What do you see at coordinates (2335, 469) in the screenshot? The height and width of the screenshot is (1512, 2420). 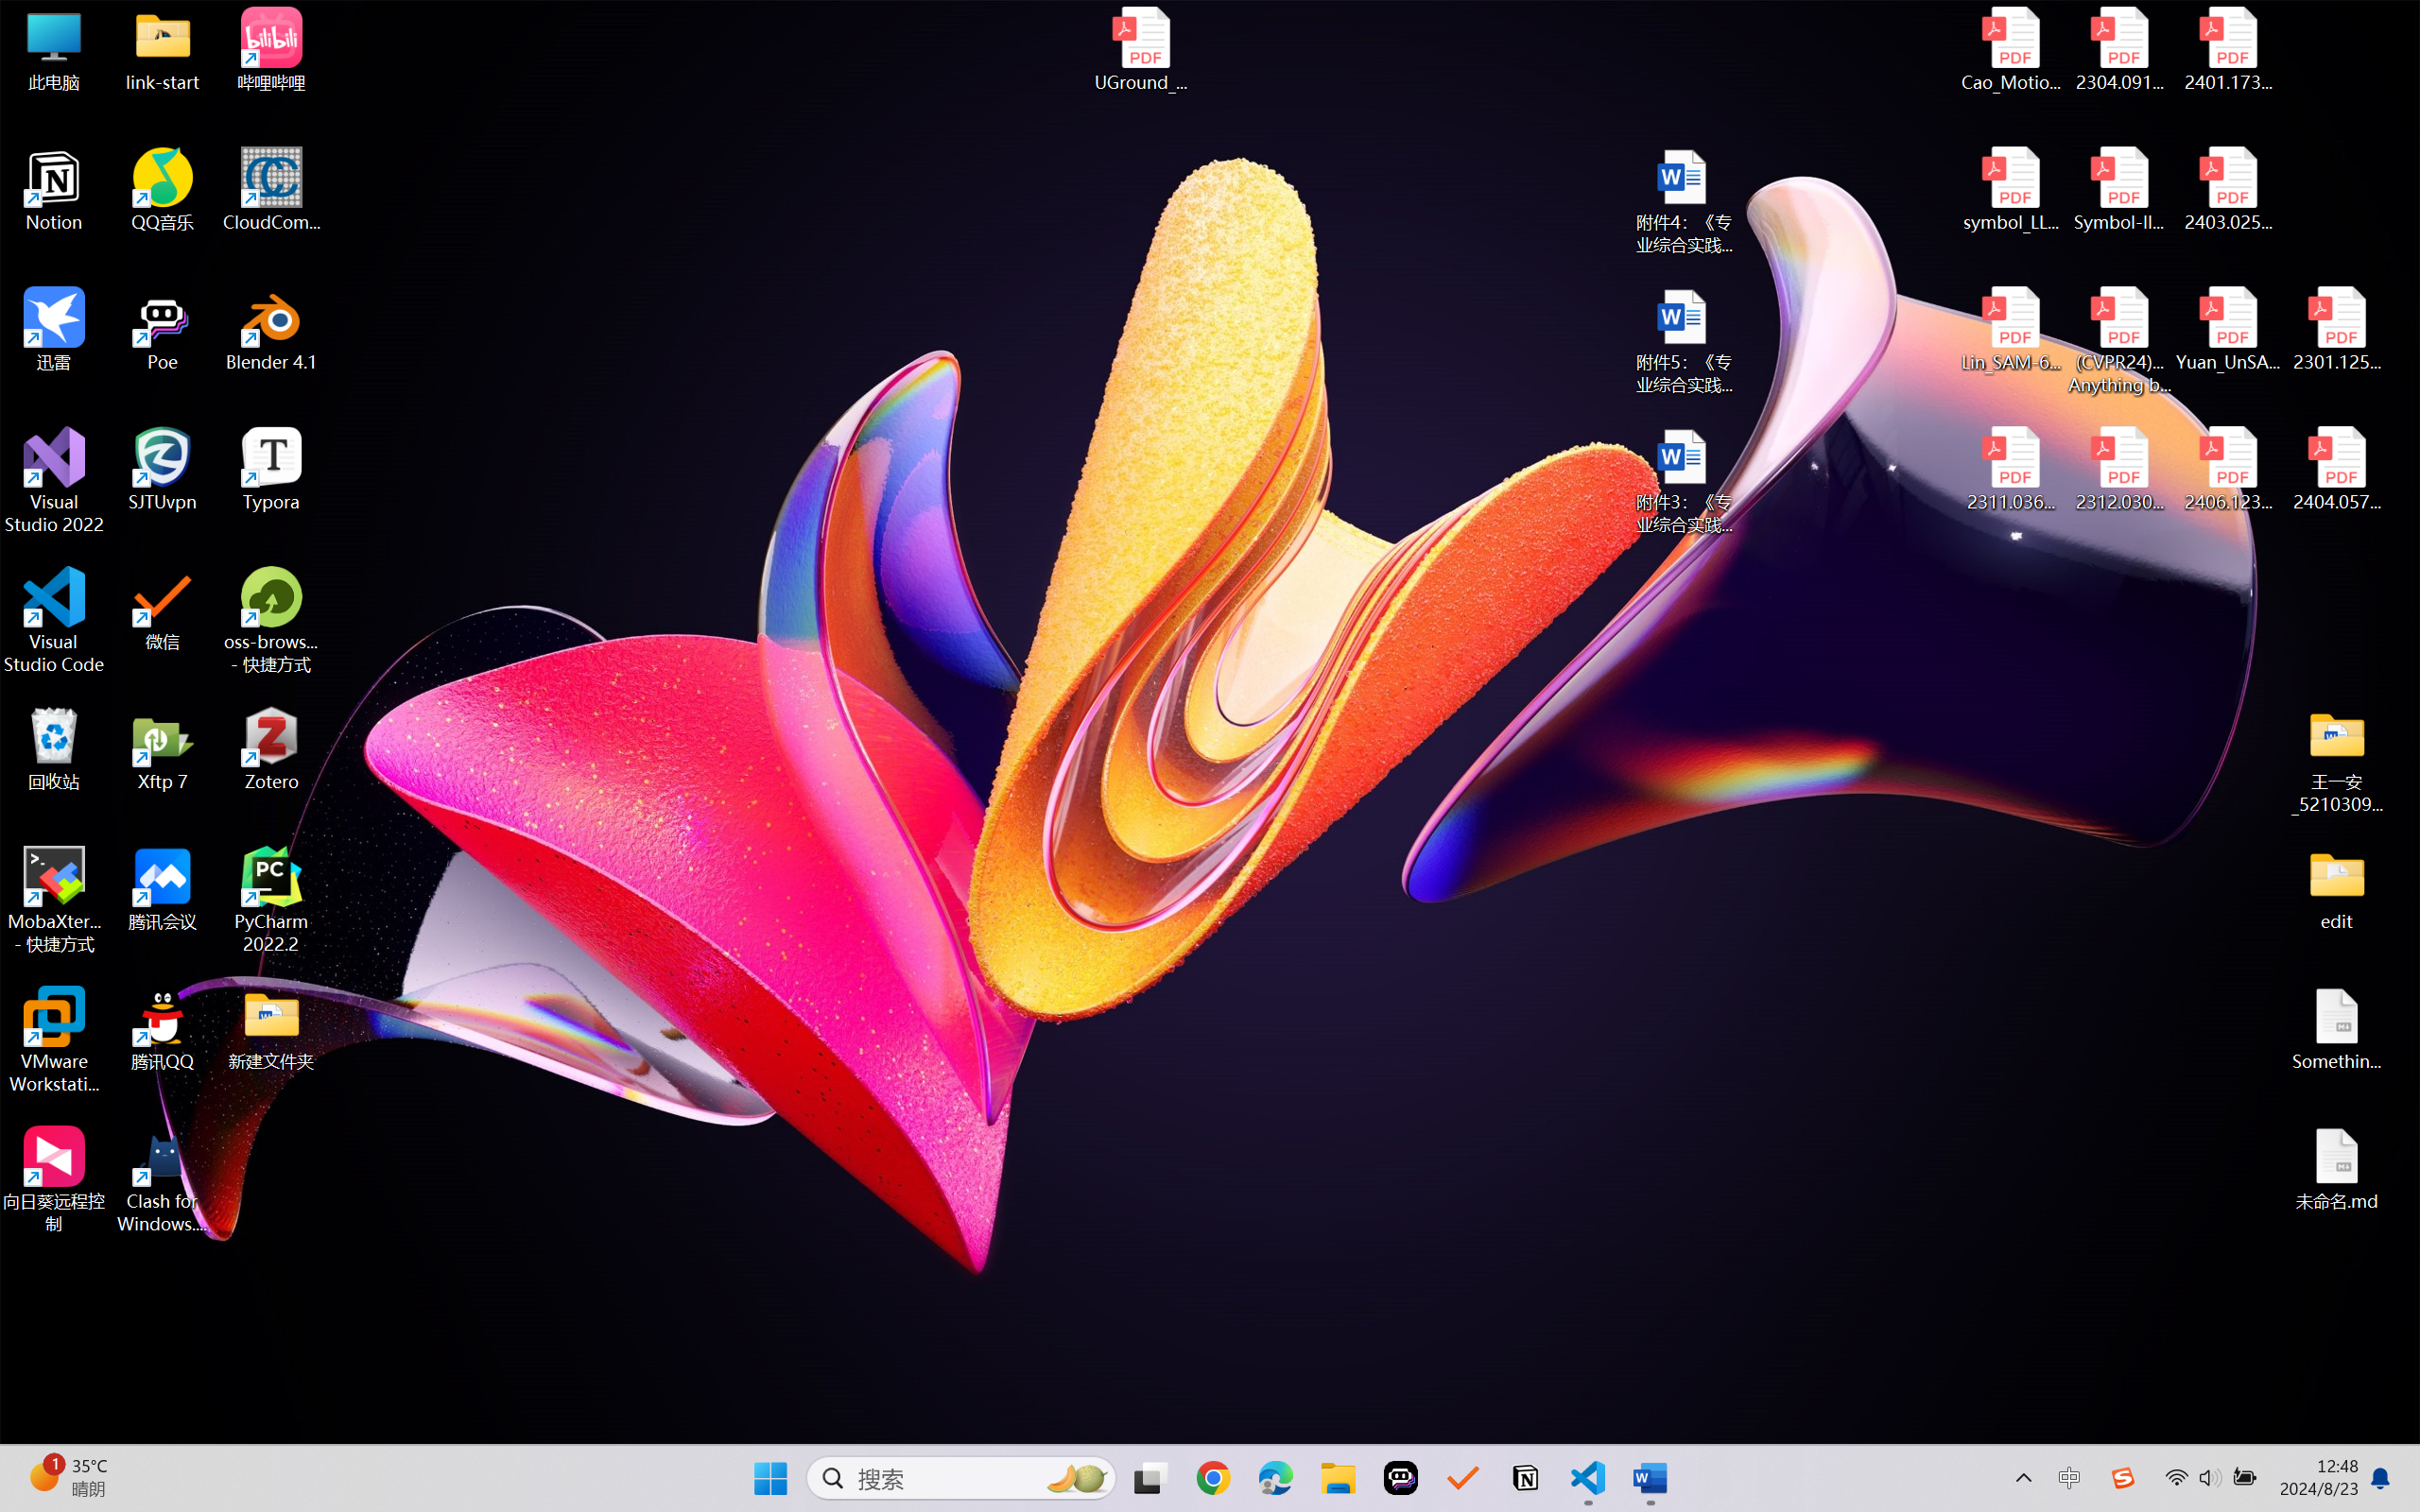 I see `'2404.05719v1.pdf'` at bounding box center [2335, 469].